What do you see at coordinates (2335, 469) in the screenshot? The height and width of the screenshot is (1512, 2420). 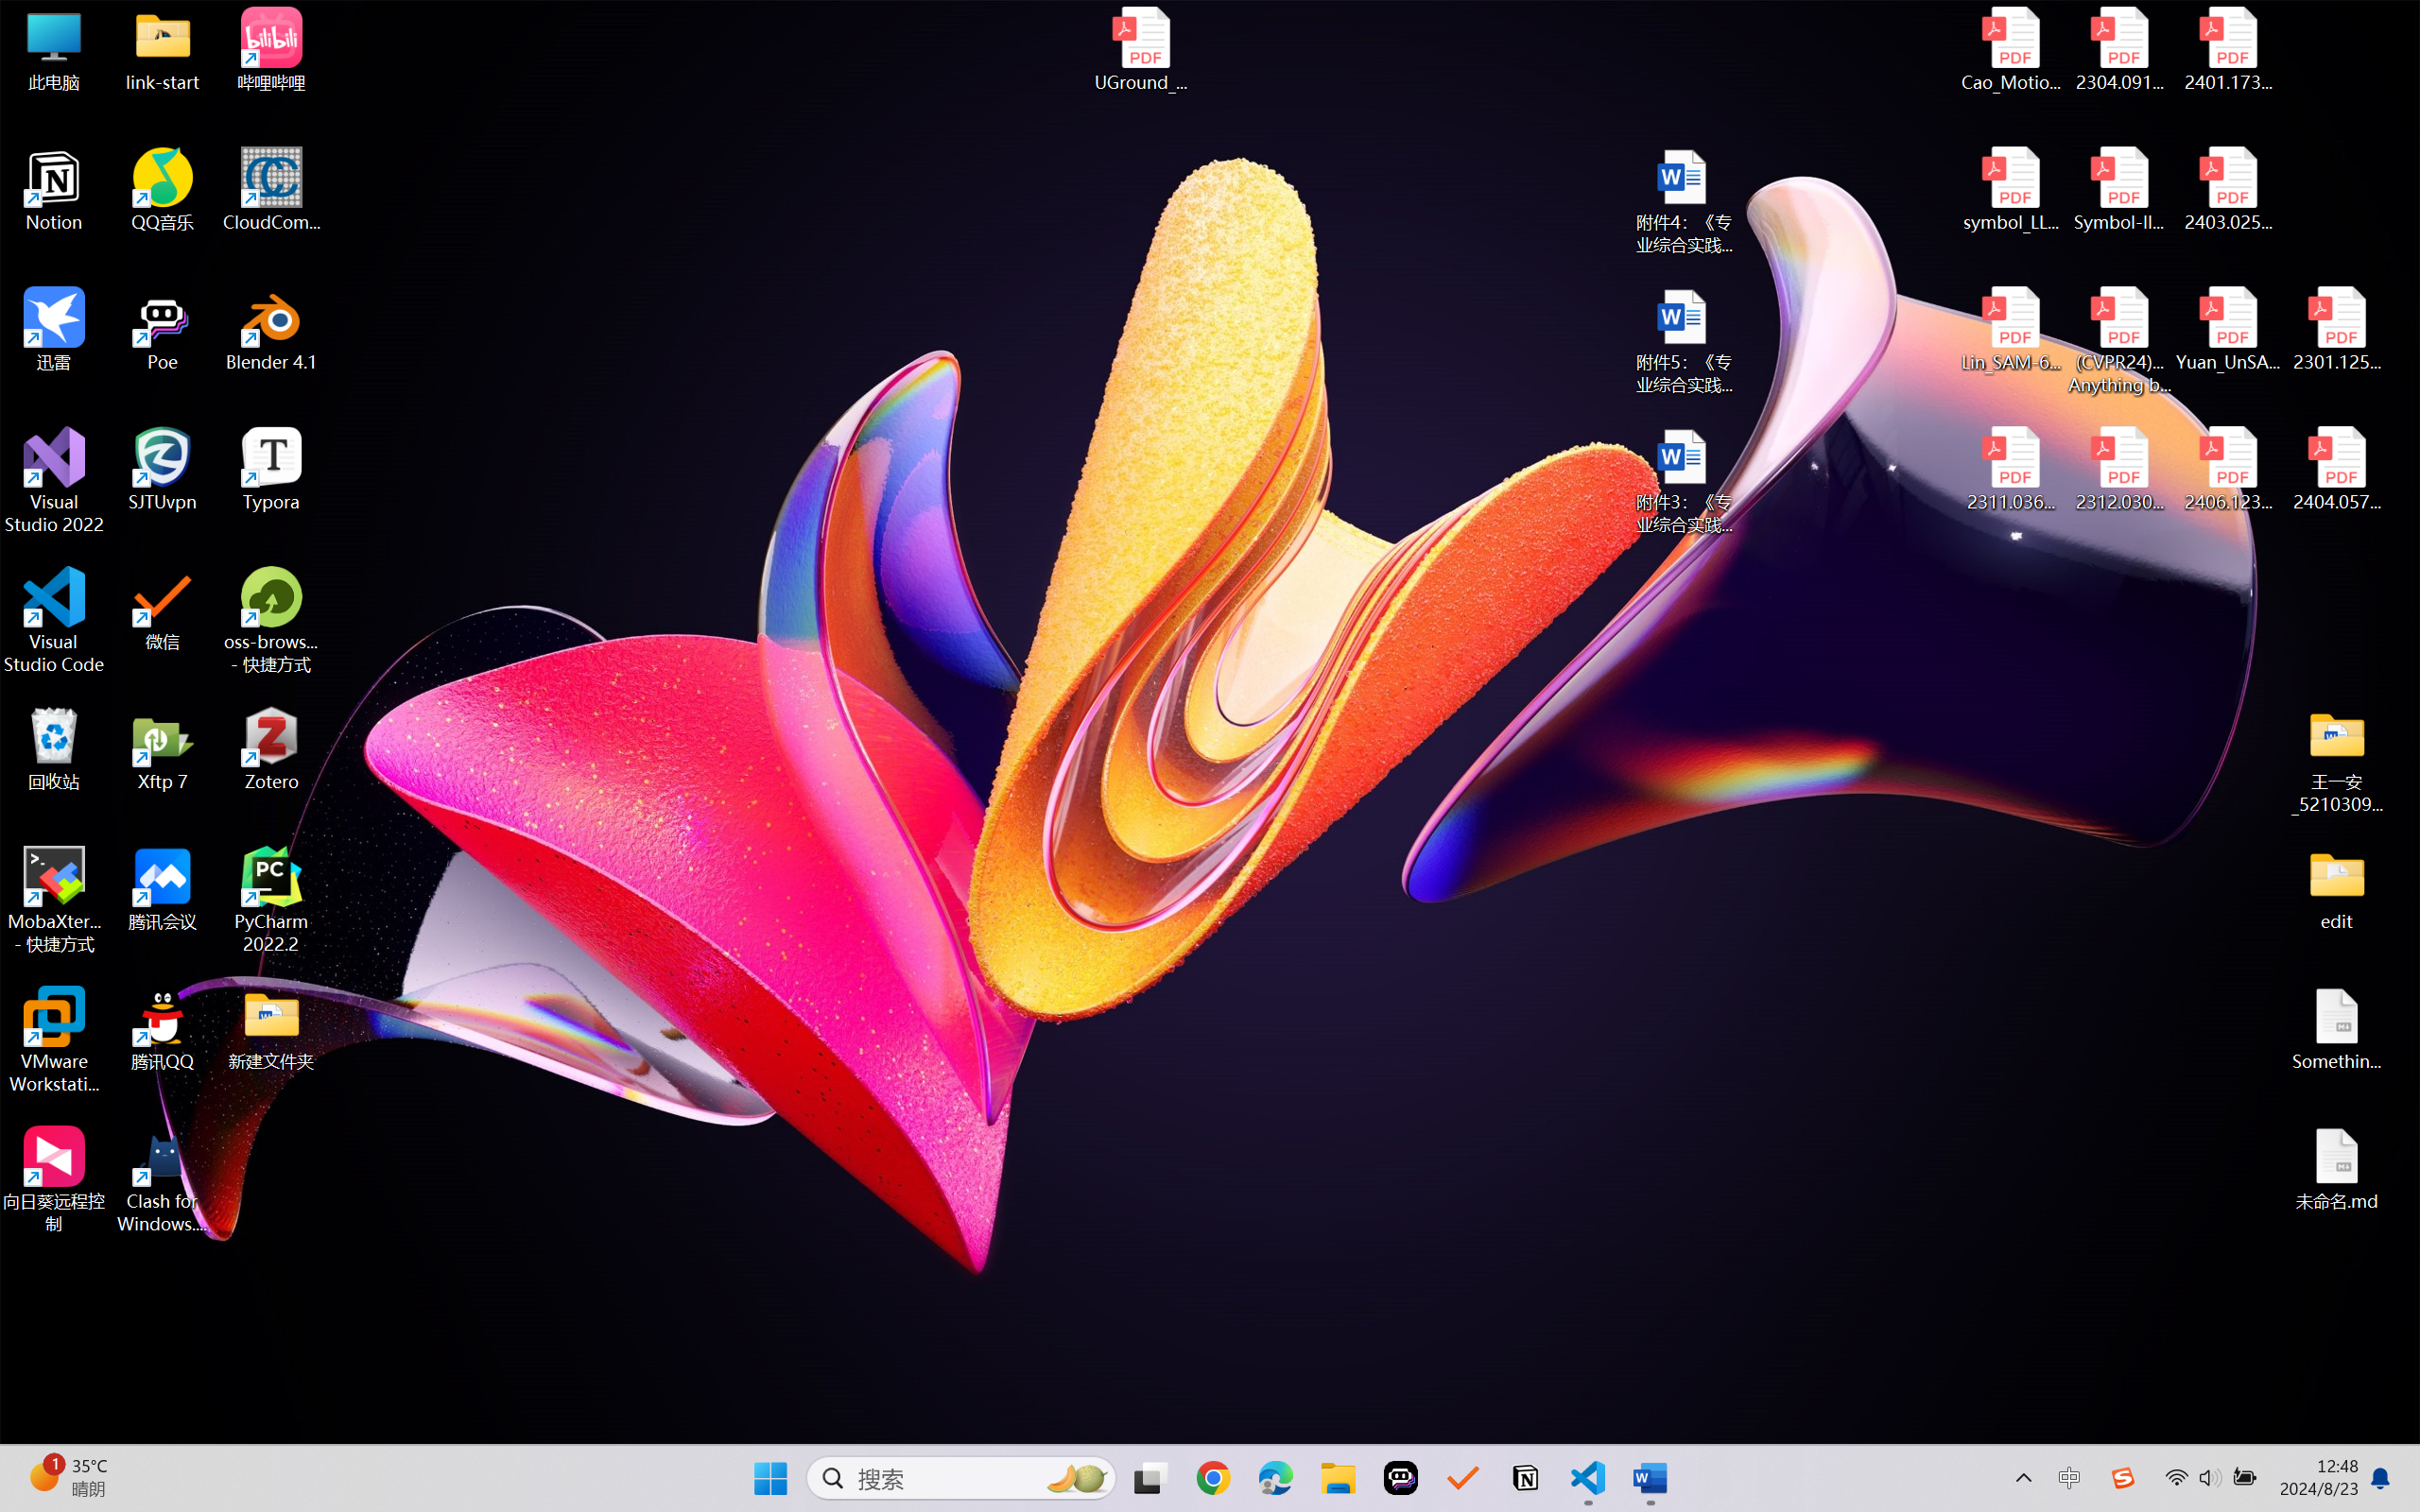 I see `'2404.05719v1.pdf'` at bounding box center [2335, 469].